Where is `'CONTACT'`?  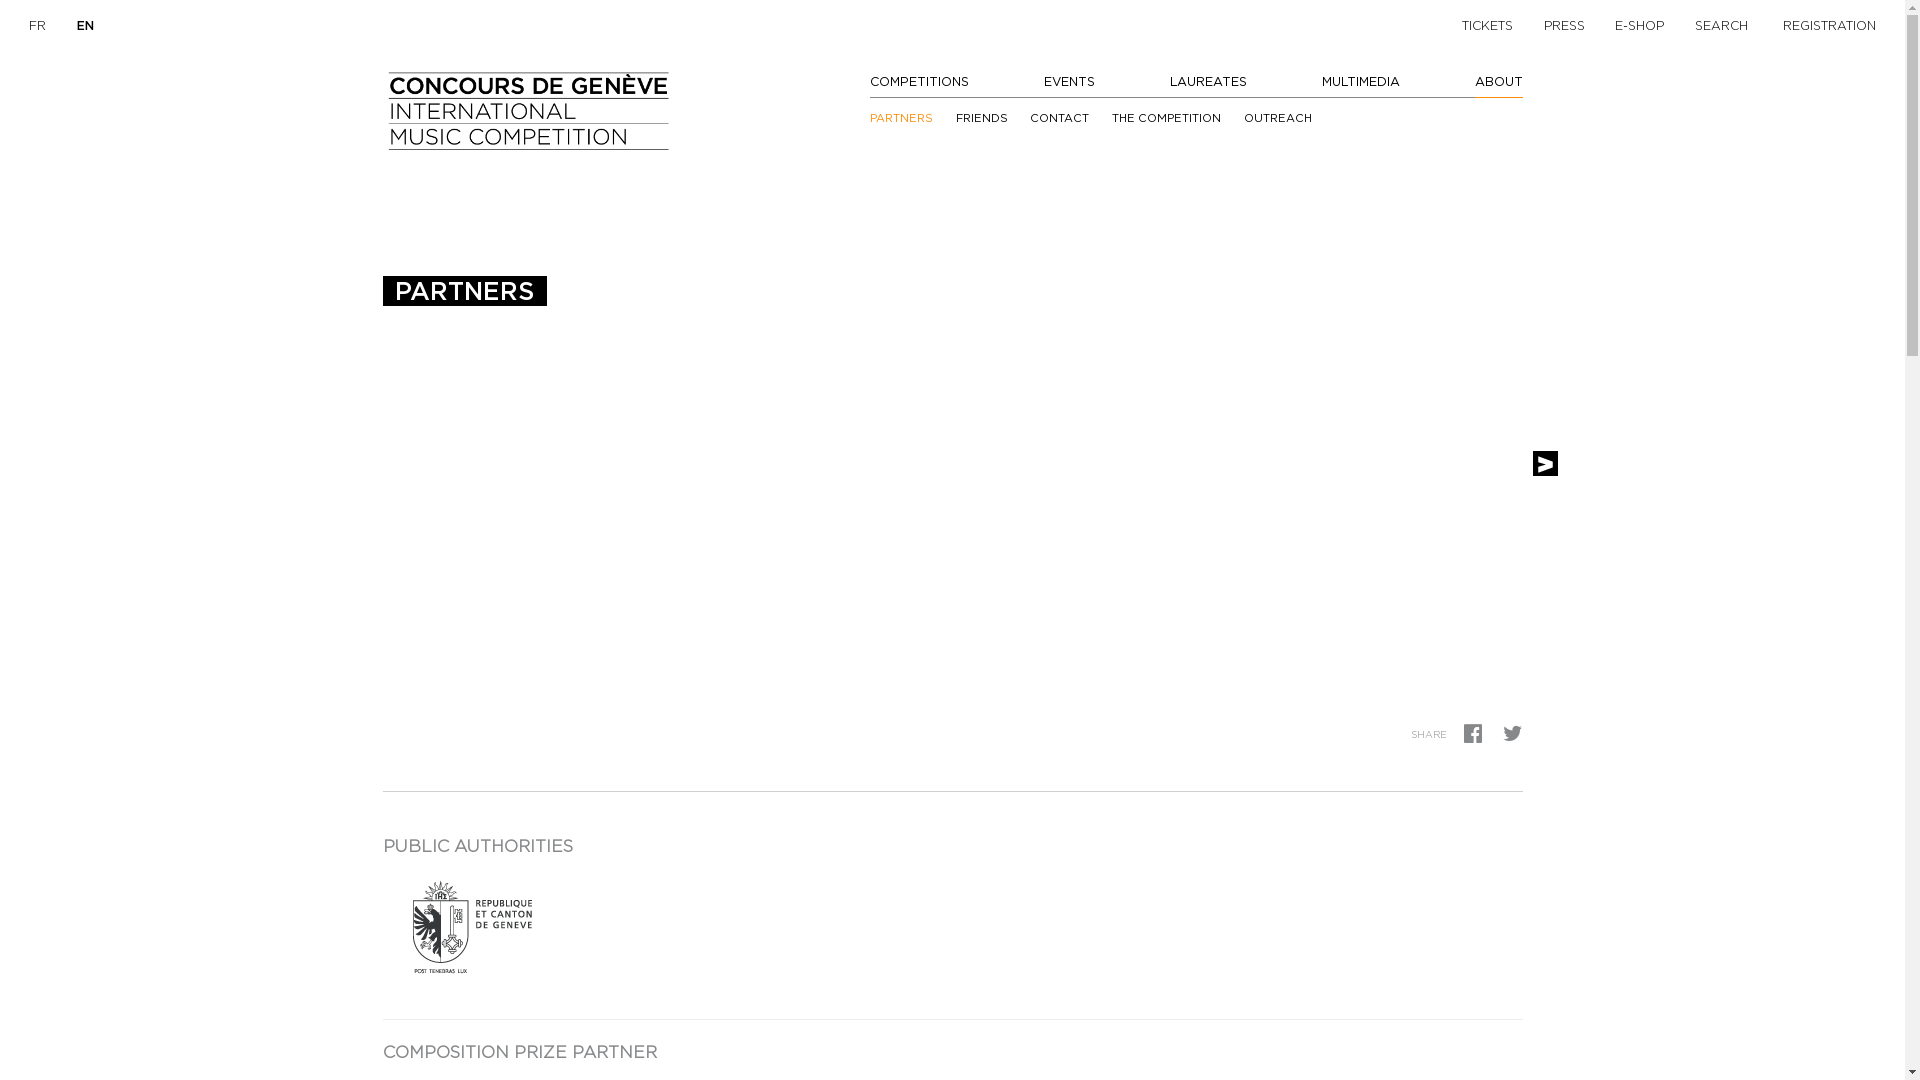
'CONTACT' is located at coordinates (1058, 118).